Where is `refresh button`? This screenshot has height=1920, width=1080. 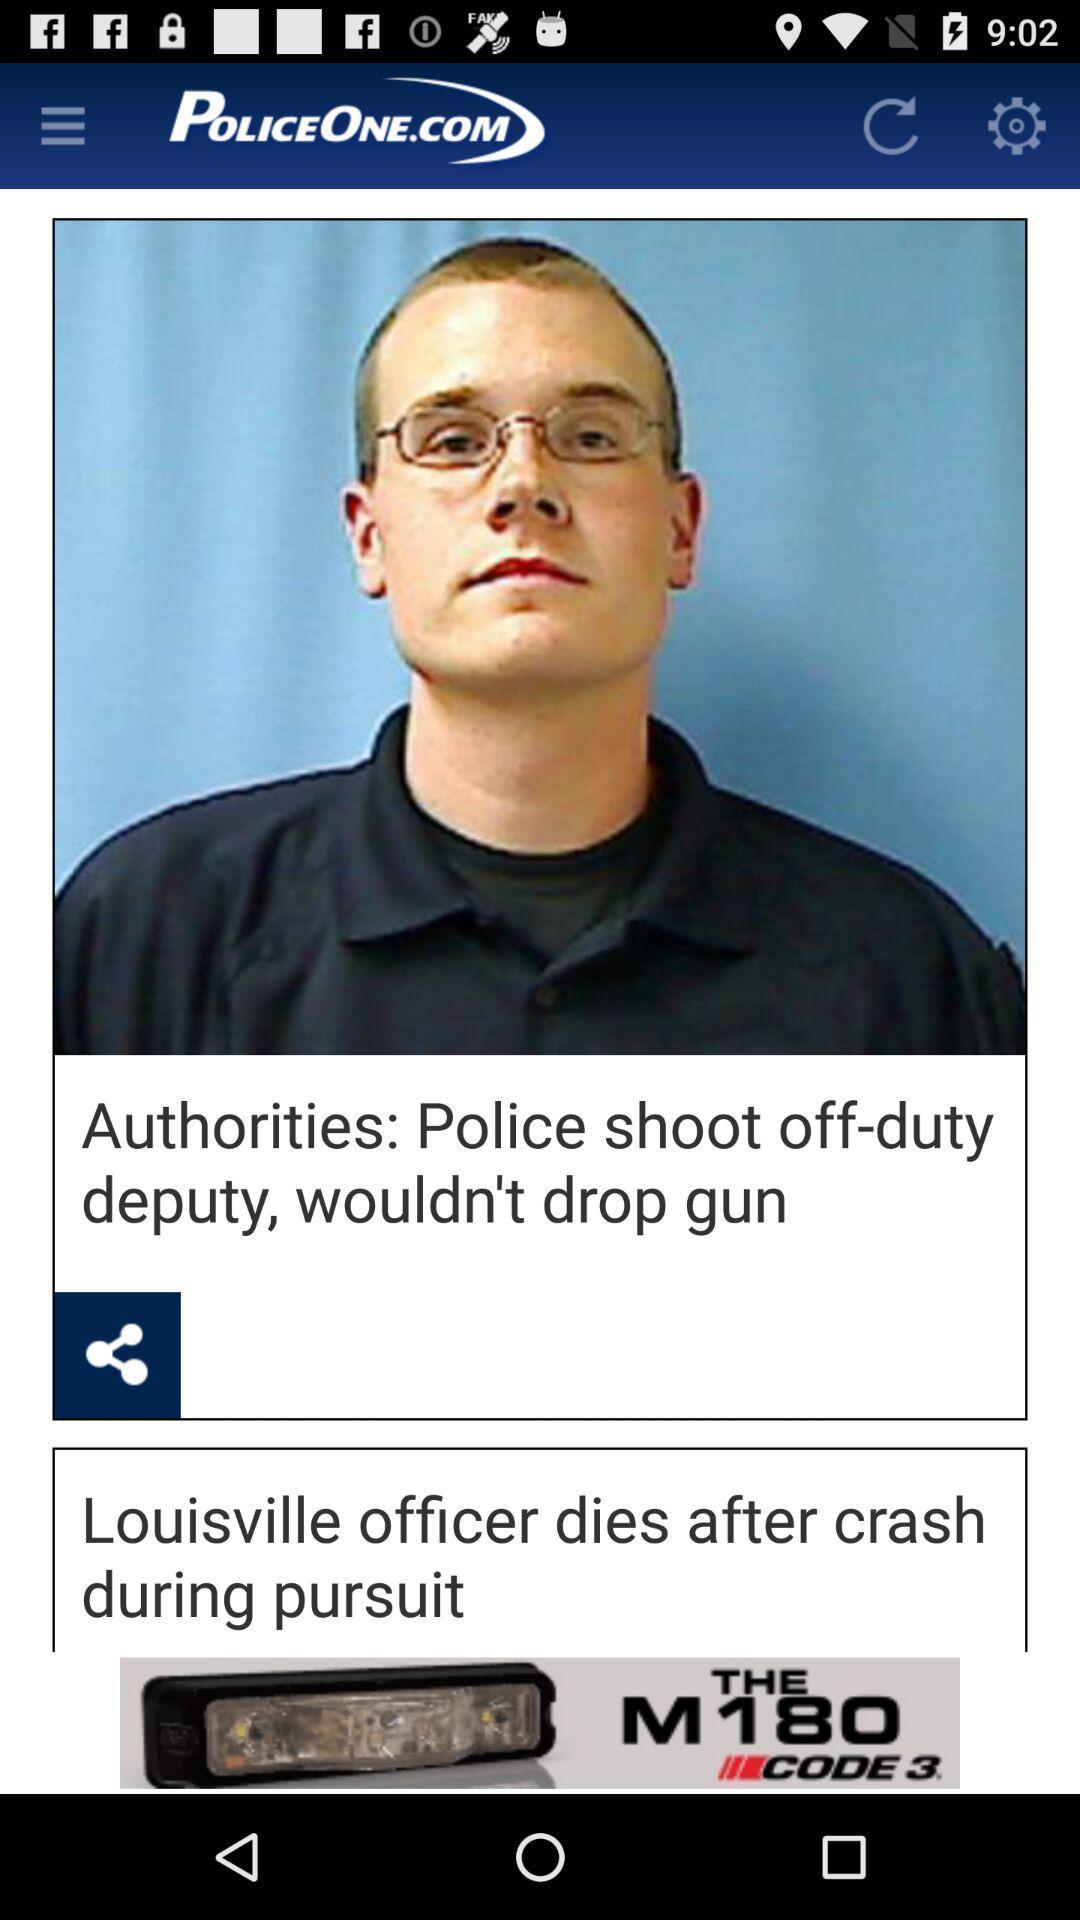
refresh button is located at coordinates (890, 124).